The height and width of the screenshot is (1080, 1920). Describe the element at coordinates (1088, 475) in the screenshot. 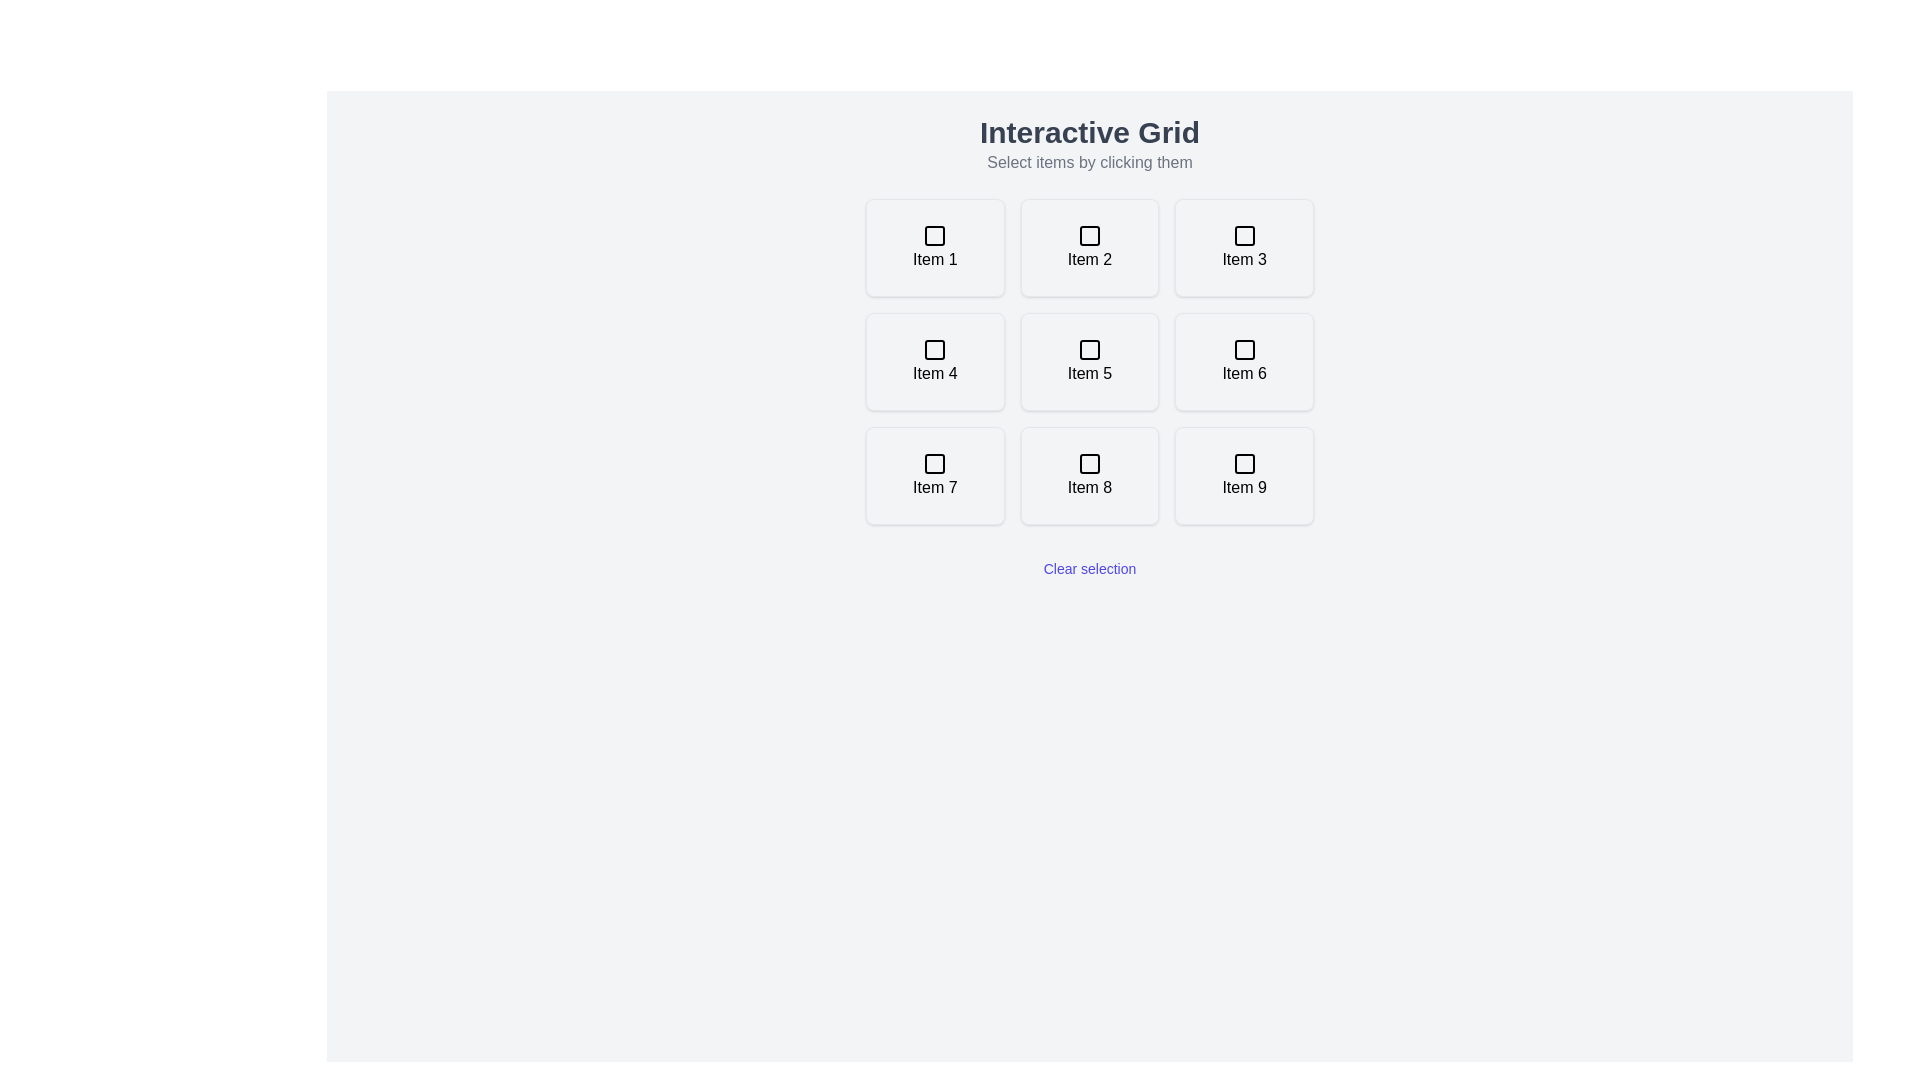

I see `the interactive button located in the third row and second column of the grid` at that location.